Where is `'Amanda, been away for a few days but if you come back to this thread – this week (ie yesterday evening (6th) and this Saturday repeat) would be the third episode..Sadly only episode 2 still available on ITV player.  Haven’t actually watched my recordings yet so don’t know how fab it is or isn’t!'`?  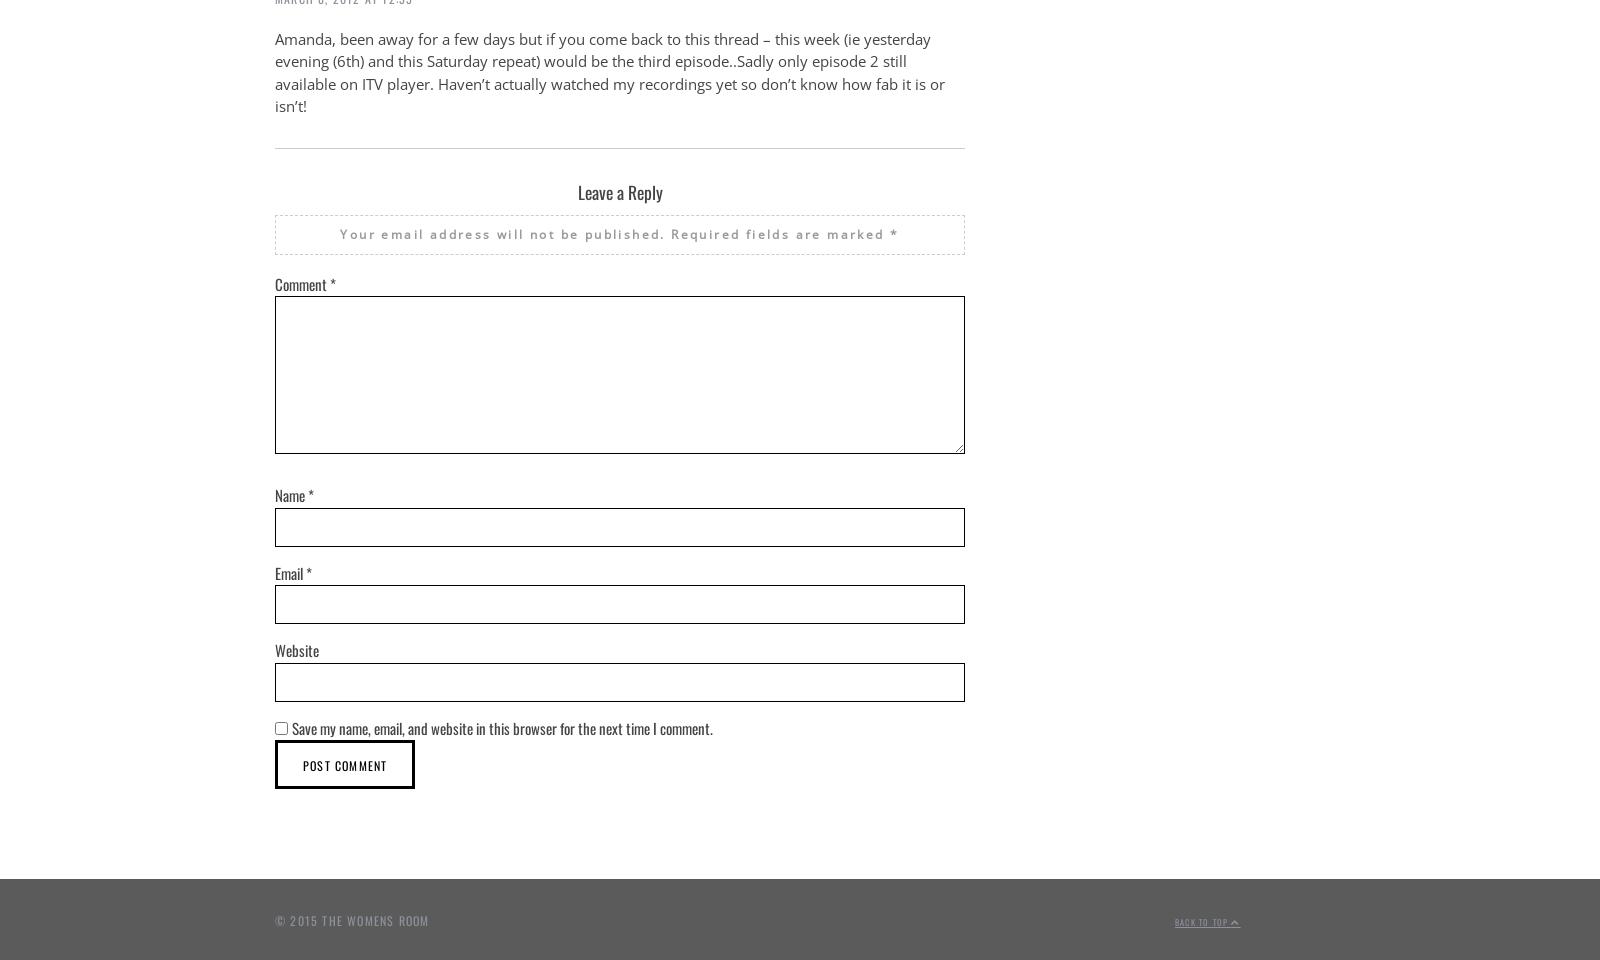 'Amanda, been away for a few days but if you come back to this thread – this week (ie yesterday evening (6th) and this Saturday repeat) would be the third episode..Sadly only episode 2 still available on ITV player.  Haven’t actually watched my recordings yet so don’t know how fab it is or isn’t!' is located at coordinates (609, 72).